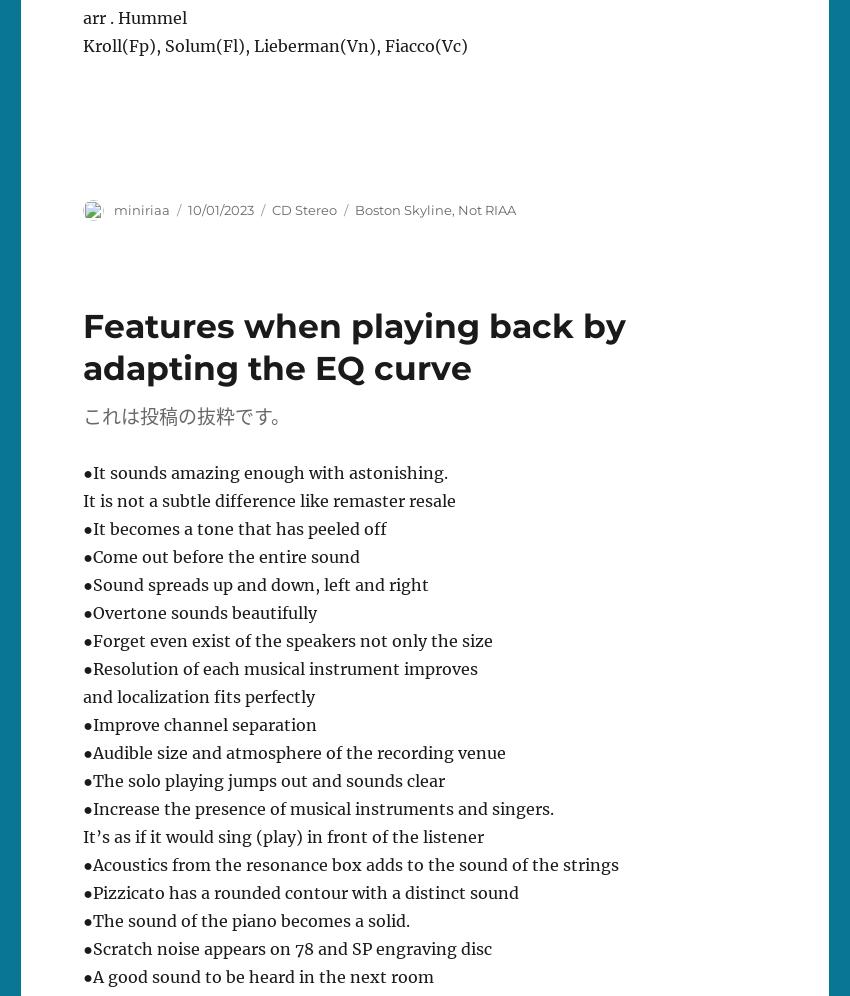 The width and height of the screenshot is (850, 996). Describe the element at coordinates (353, 208) in the screenshot. I see `'Boston Skyline'` at that location.